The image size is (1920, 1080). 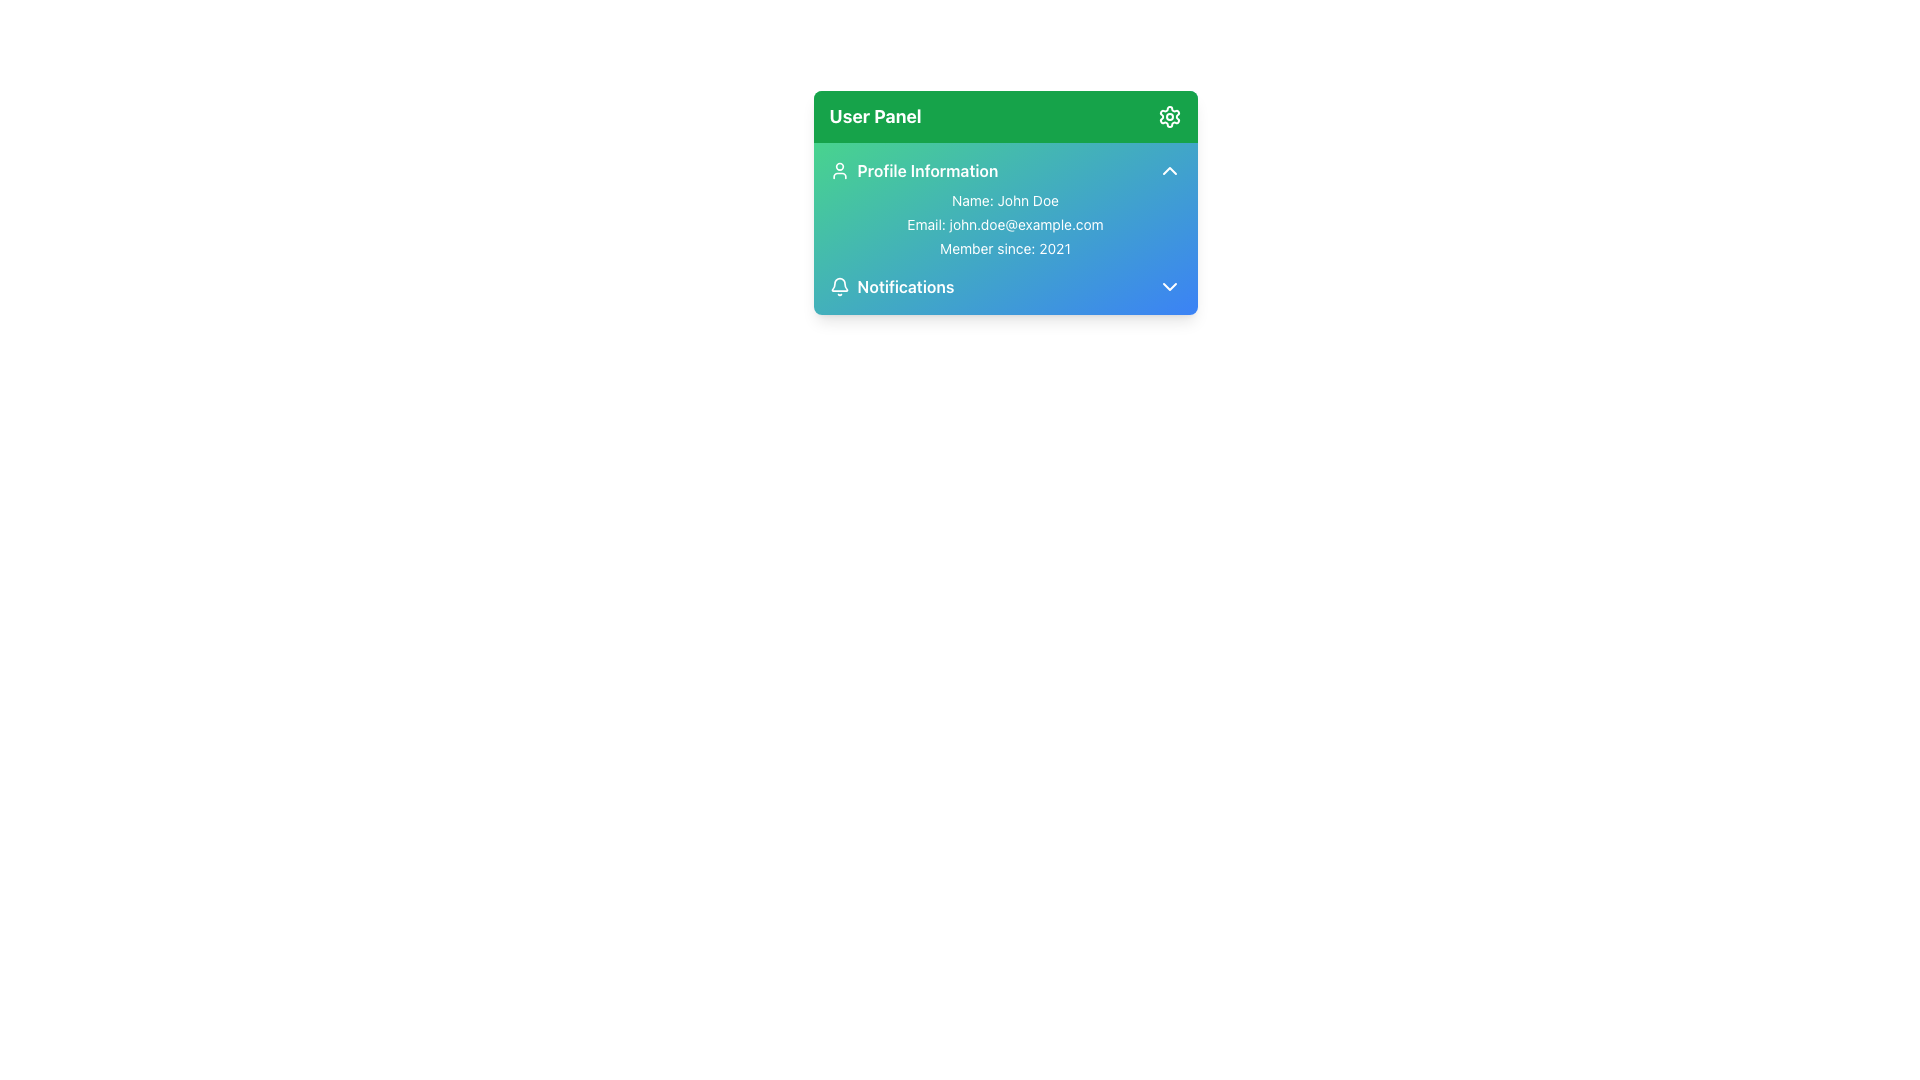 What do you see at coordinates (1169, 116) in the screenshot?
I see `the cogwheel-like icon button in the top-right corner of the 'User Panel' card interface` at bounding box center [1169, 116].